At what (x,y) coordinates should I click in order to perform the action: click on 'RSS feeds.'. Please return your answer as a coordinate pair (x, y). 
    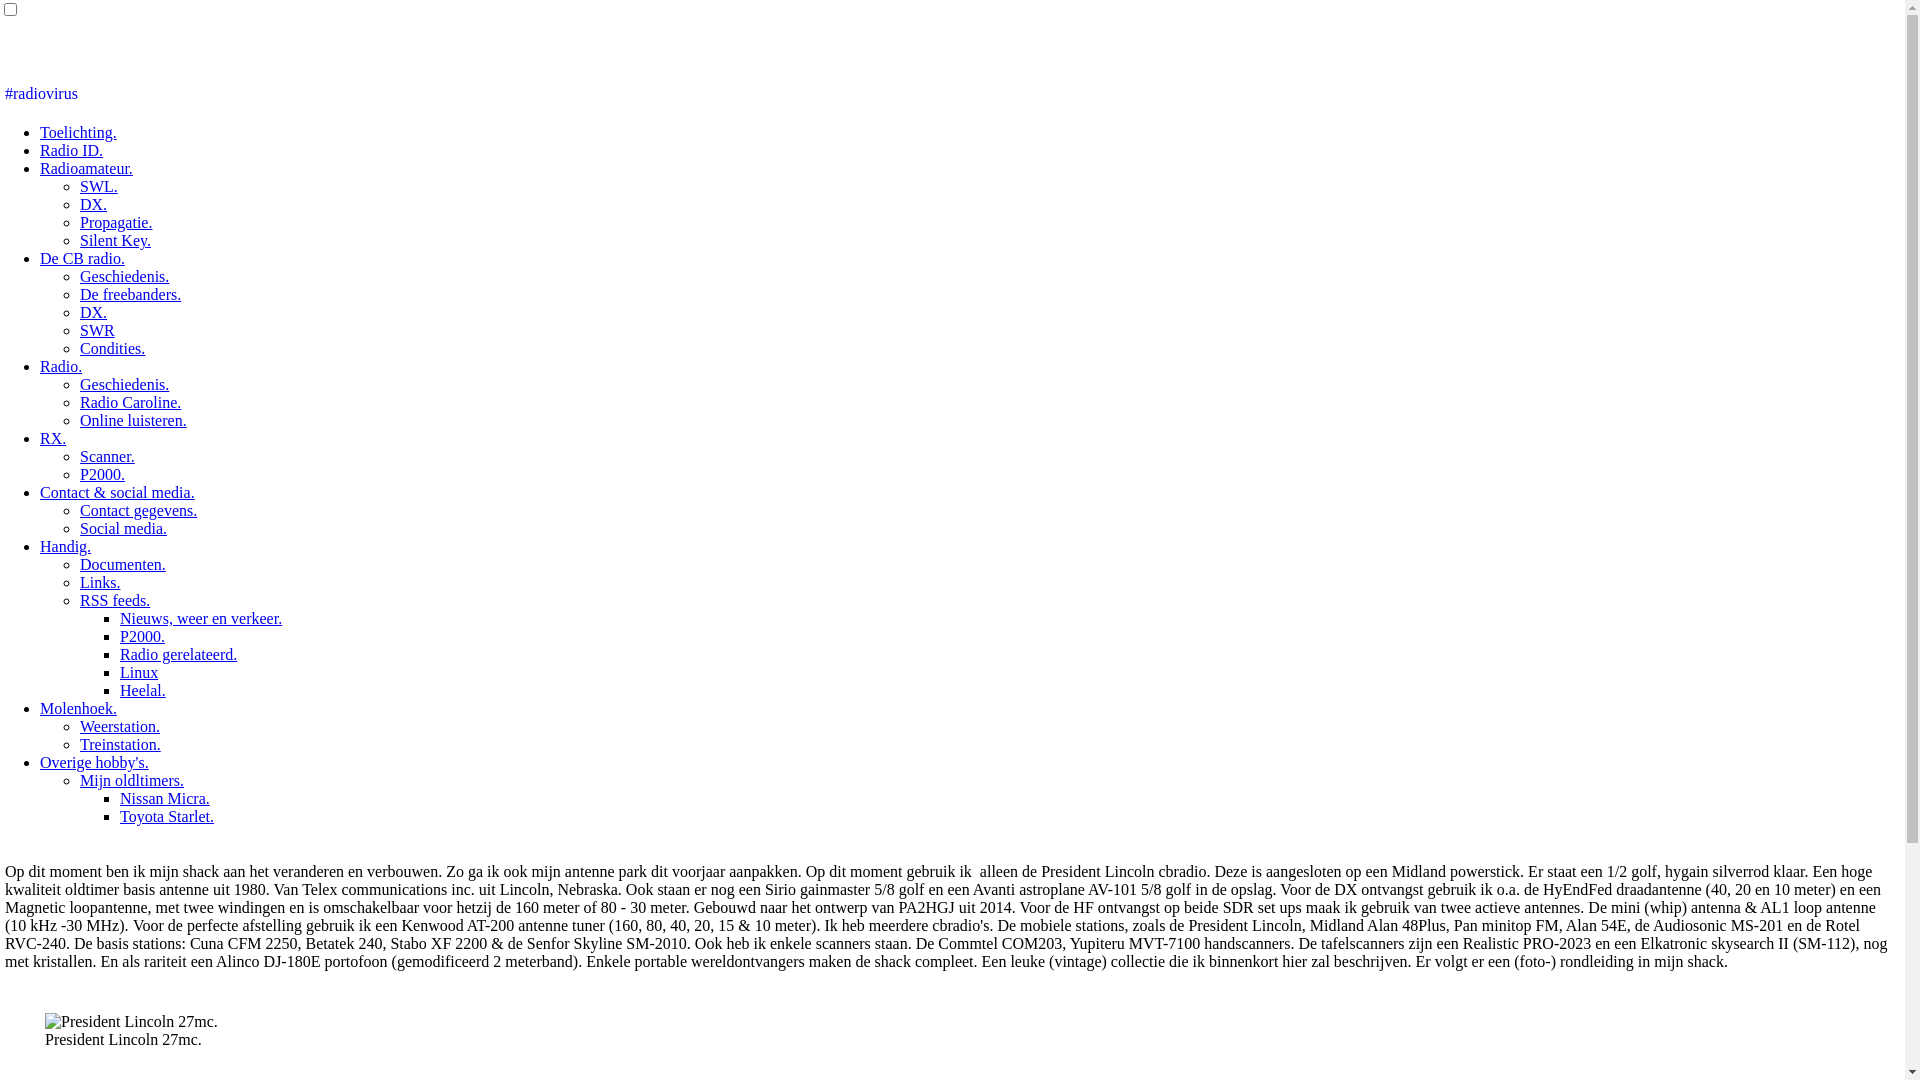
    Looking at the image, I should click on (114, 599).